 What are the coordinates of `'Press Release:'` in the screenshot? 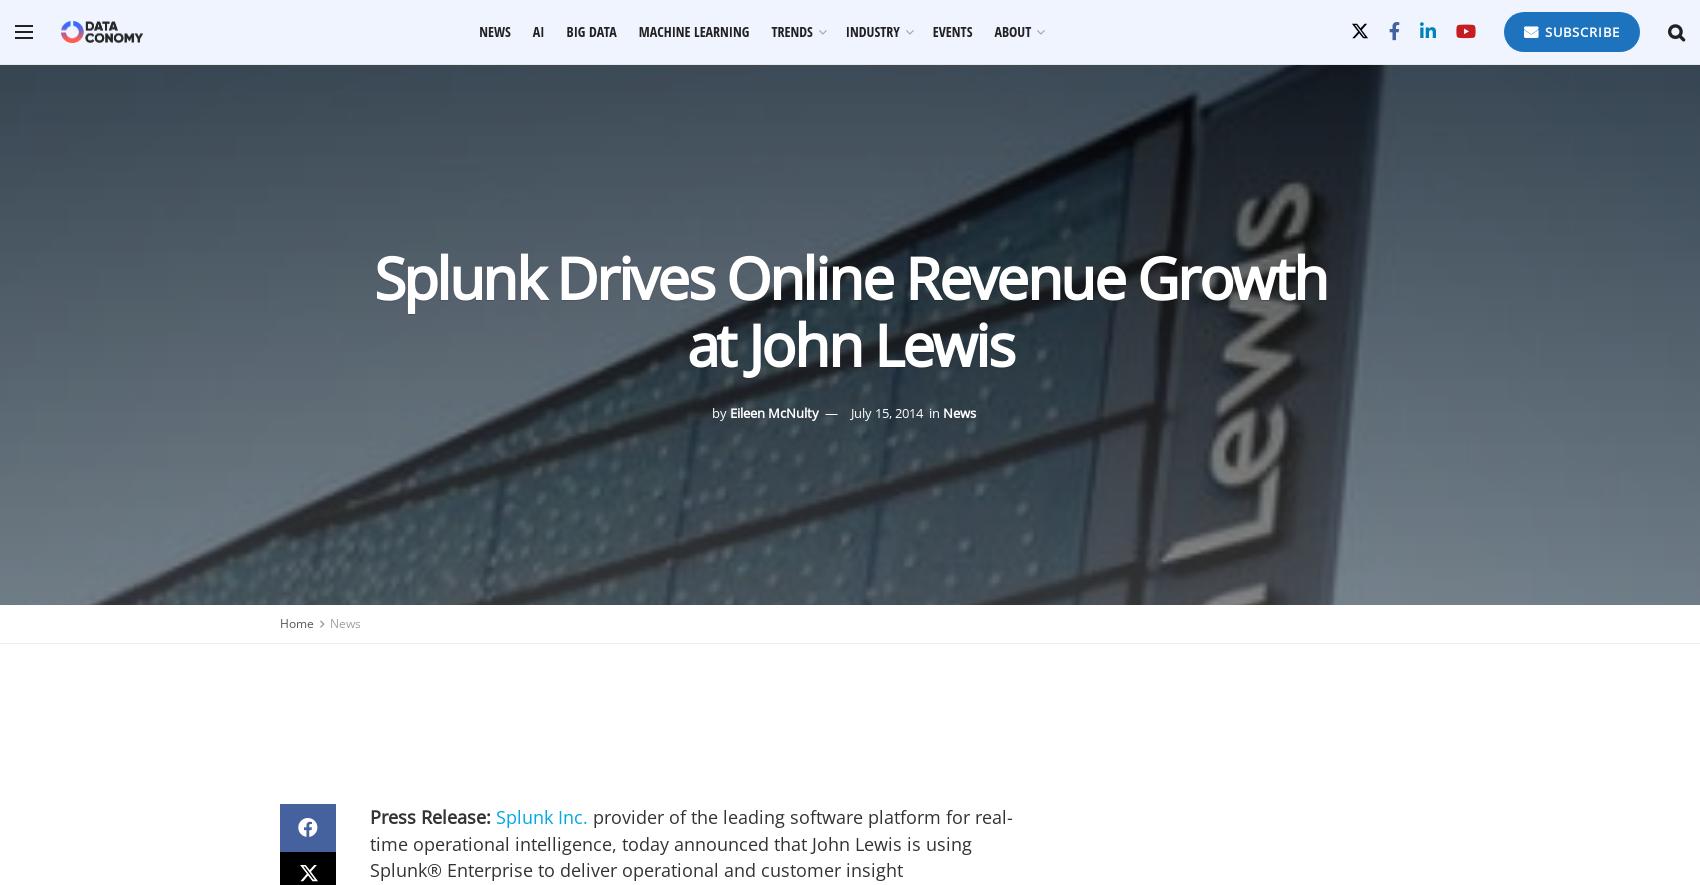 It's located at (368, 817).